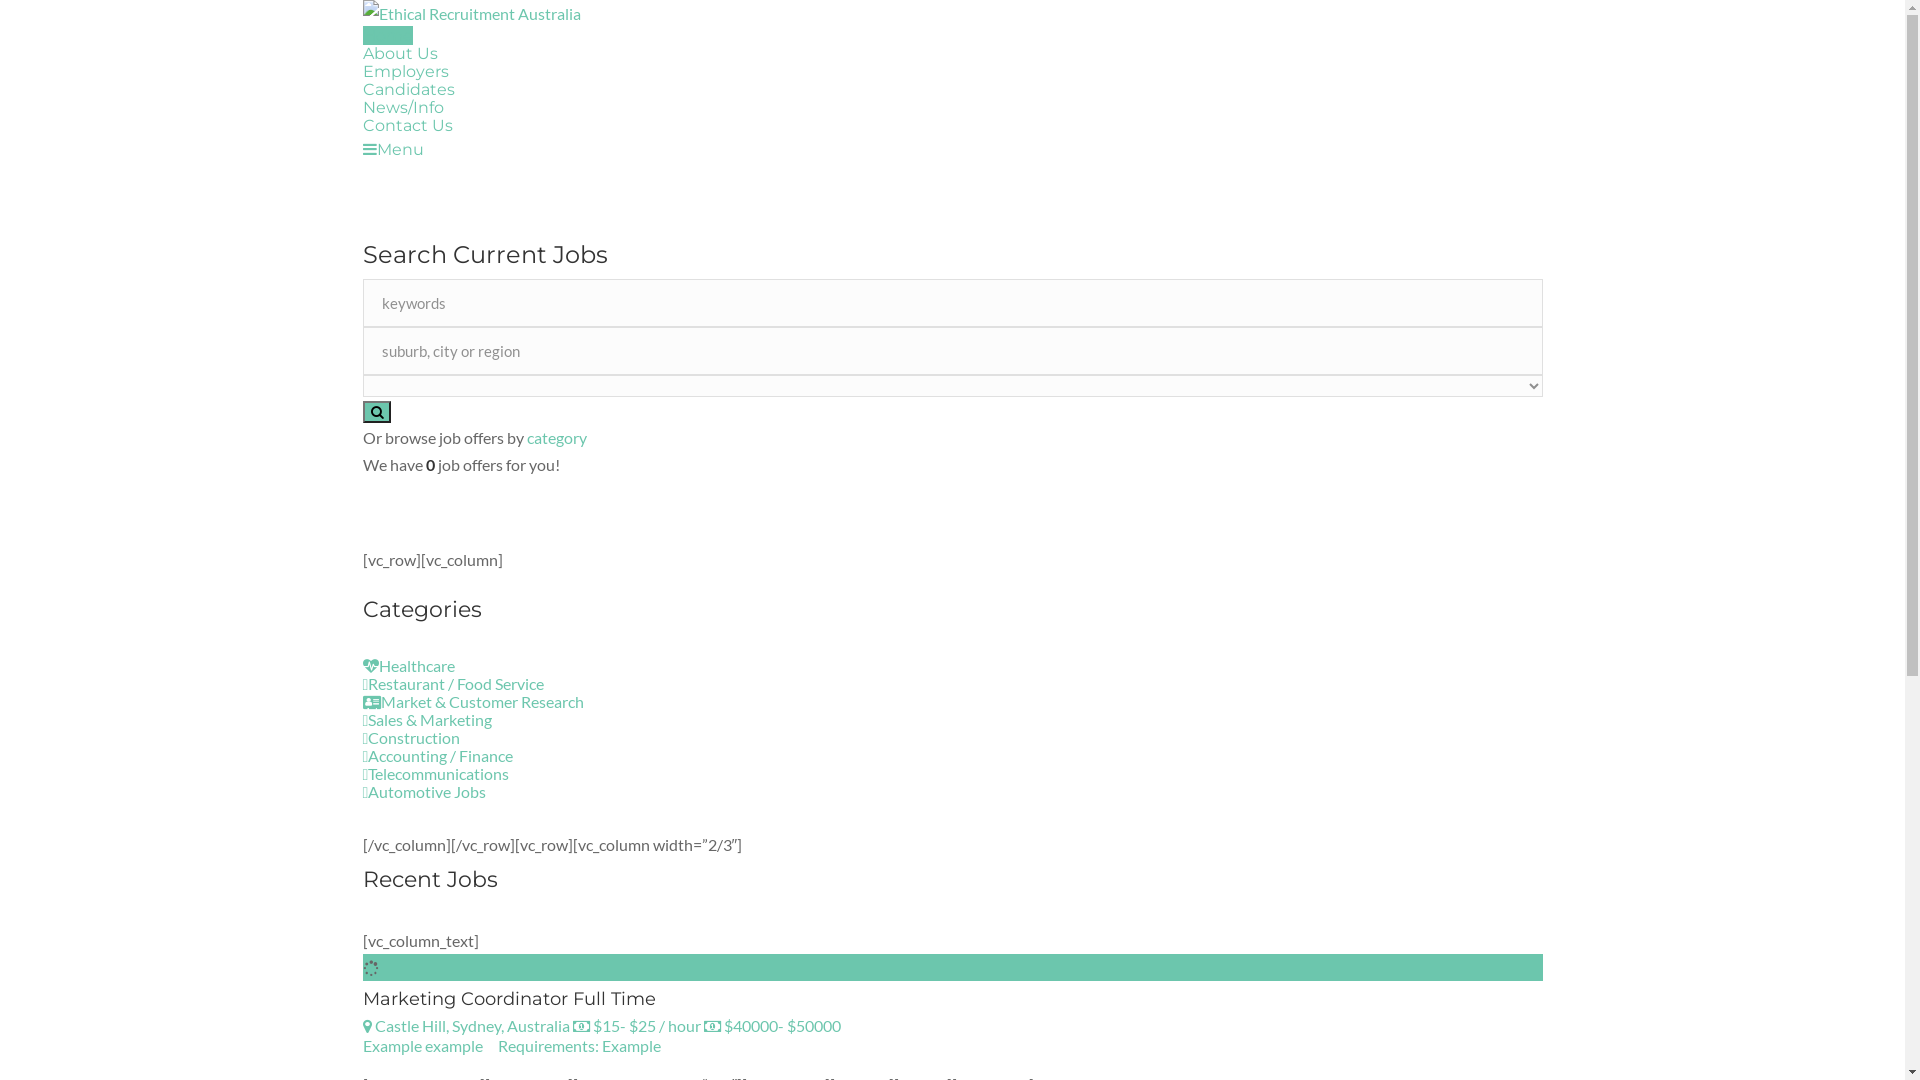 This screenshot has width=1920, height=1080. I want to click on 'Sales & Marketing', so click(361, 718).